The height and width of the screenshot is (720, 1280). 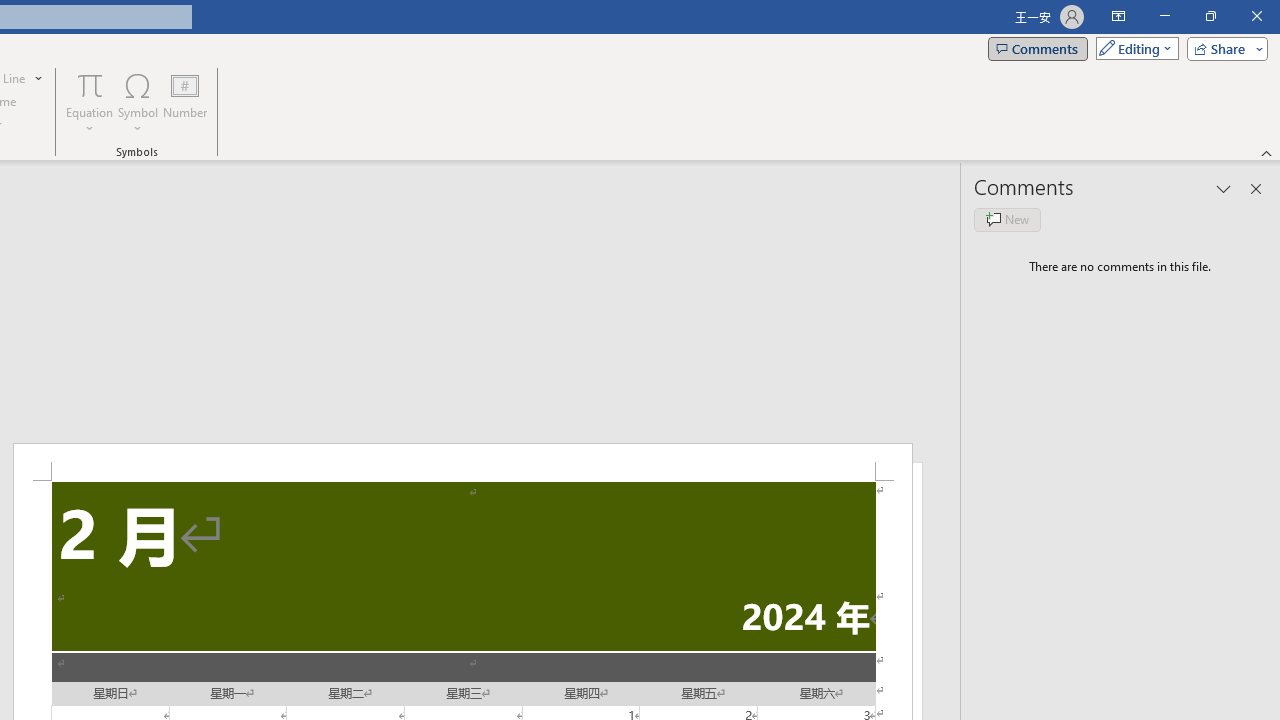 What do you see at coordinates (1255, 189) in the screenshot?
I see `'Close pane'` at bounding box center [1255, 189].